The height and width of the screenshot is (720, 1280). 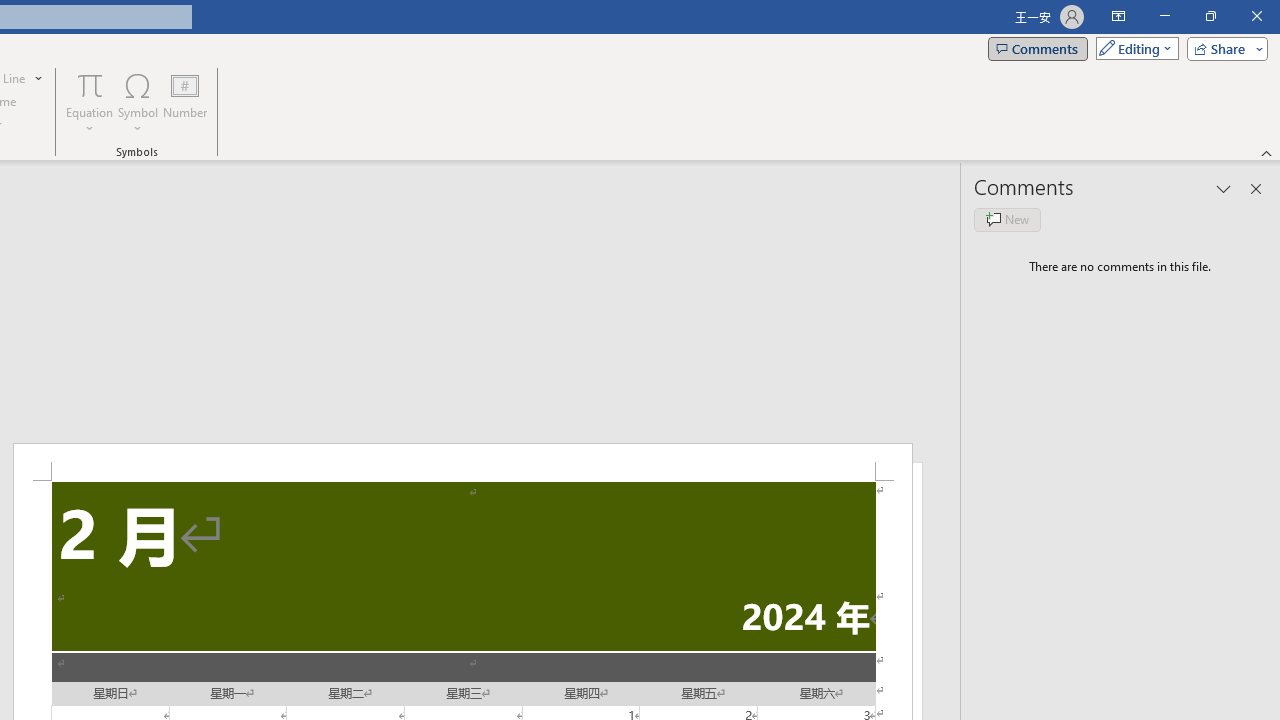 What do you see at coordinates (1255, 189) in the screenshot?
I see `'Close pane'` at bounding box center [1255, 189].